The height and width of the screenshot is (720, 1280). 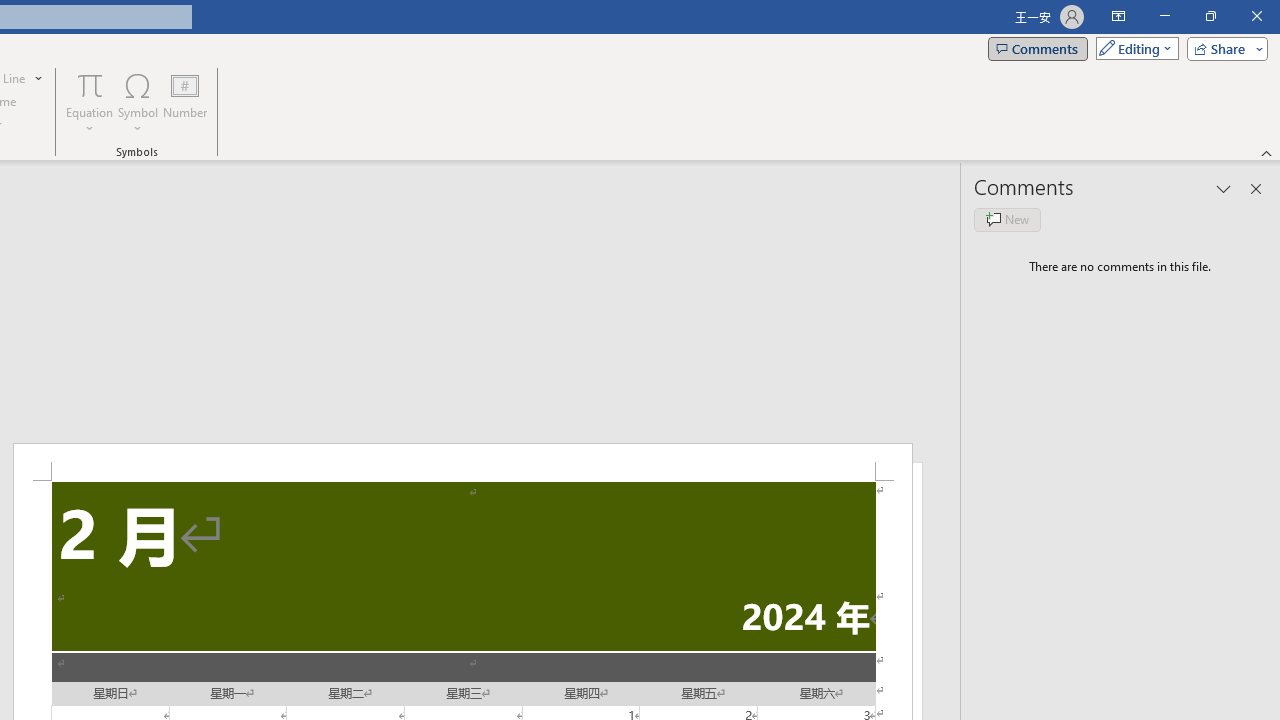 What do you see at coordinates (1255, 189) in the screenshot?
I see `'Close pane'` at bounding box center [1255, 189].